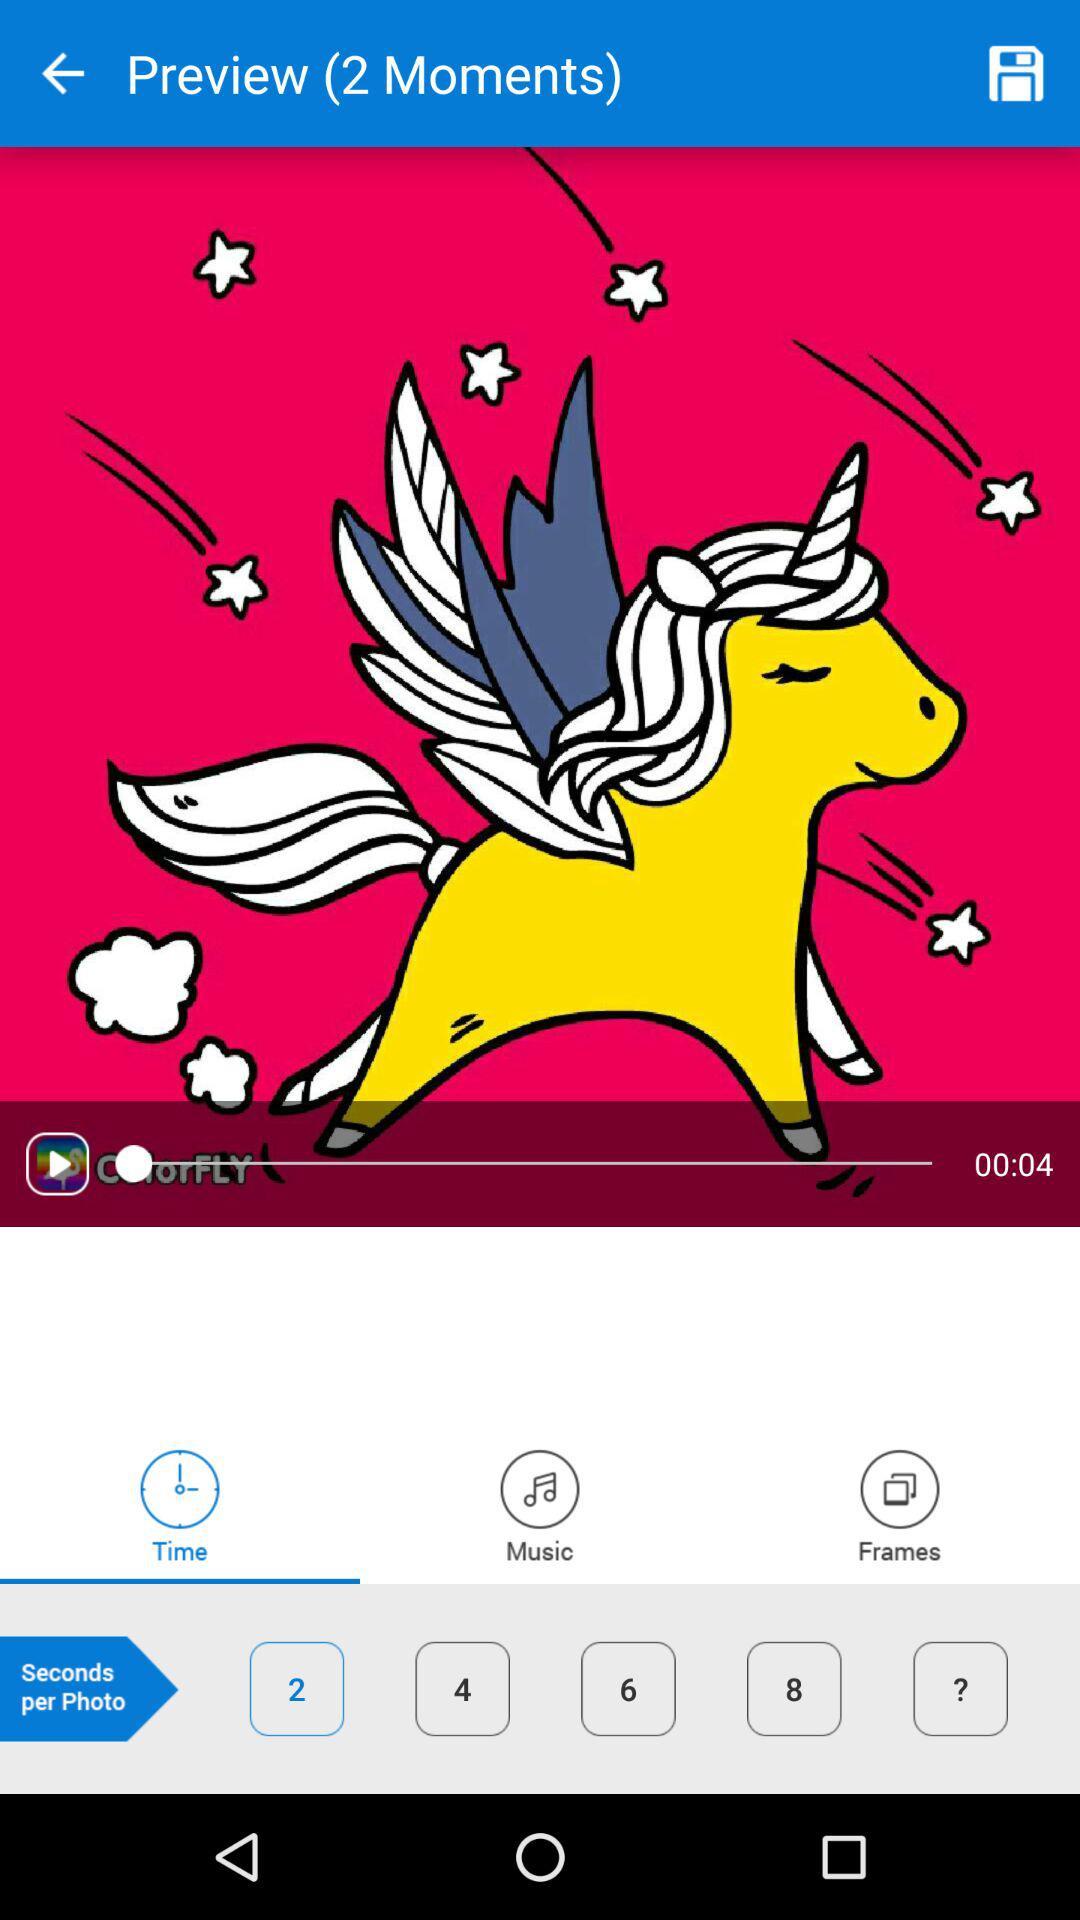 The height and width of the screenshot is (1920, 1080). What do you see at coordinates (540, 1505) in the screenshot?
I see `the microphone icon` at bounding box center [540, 1505].